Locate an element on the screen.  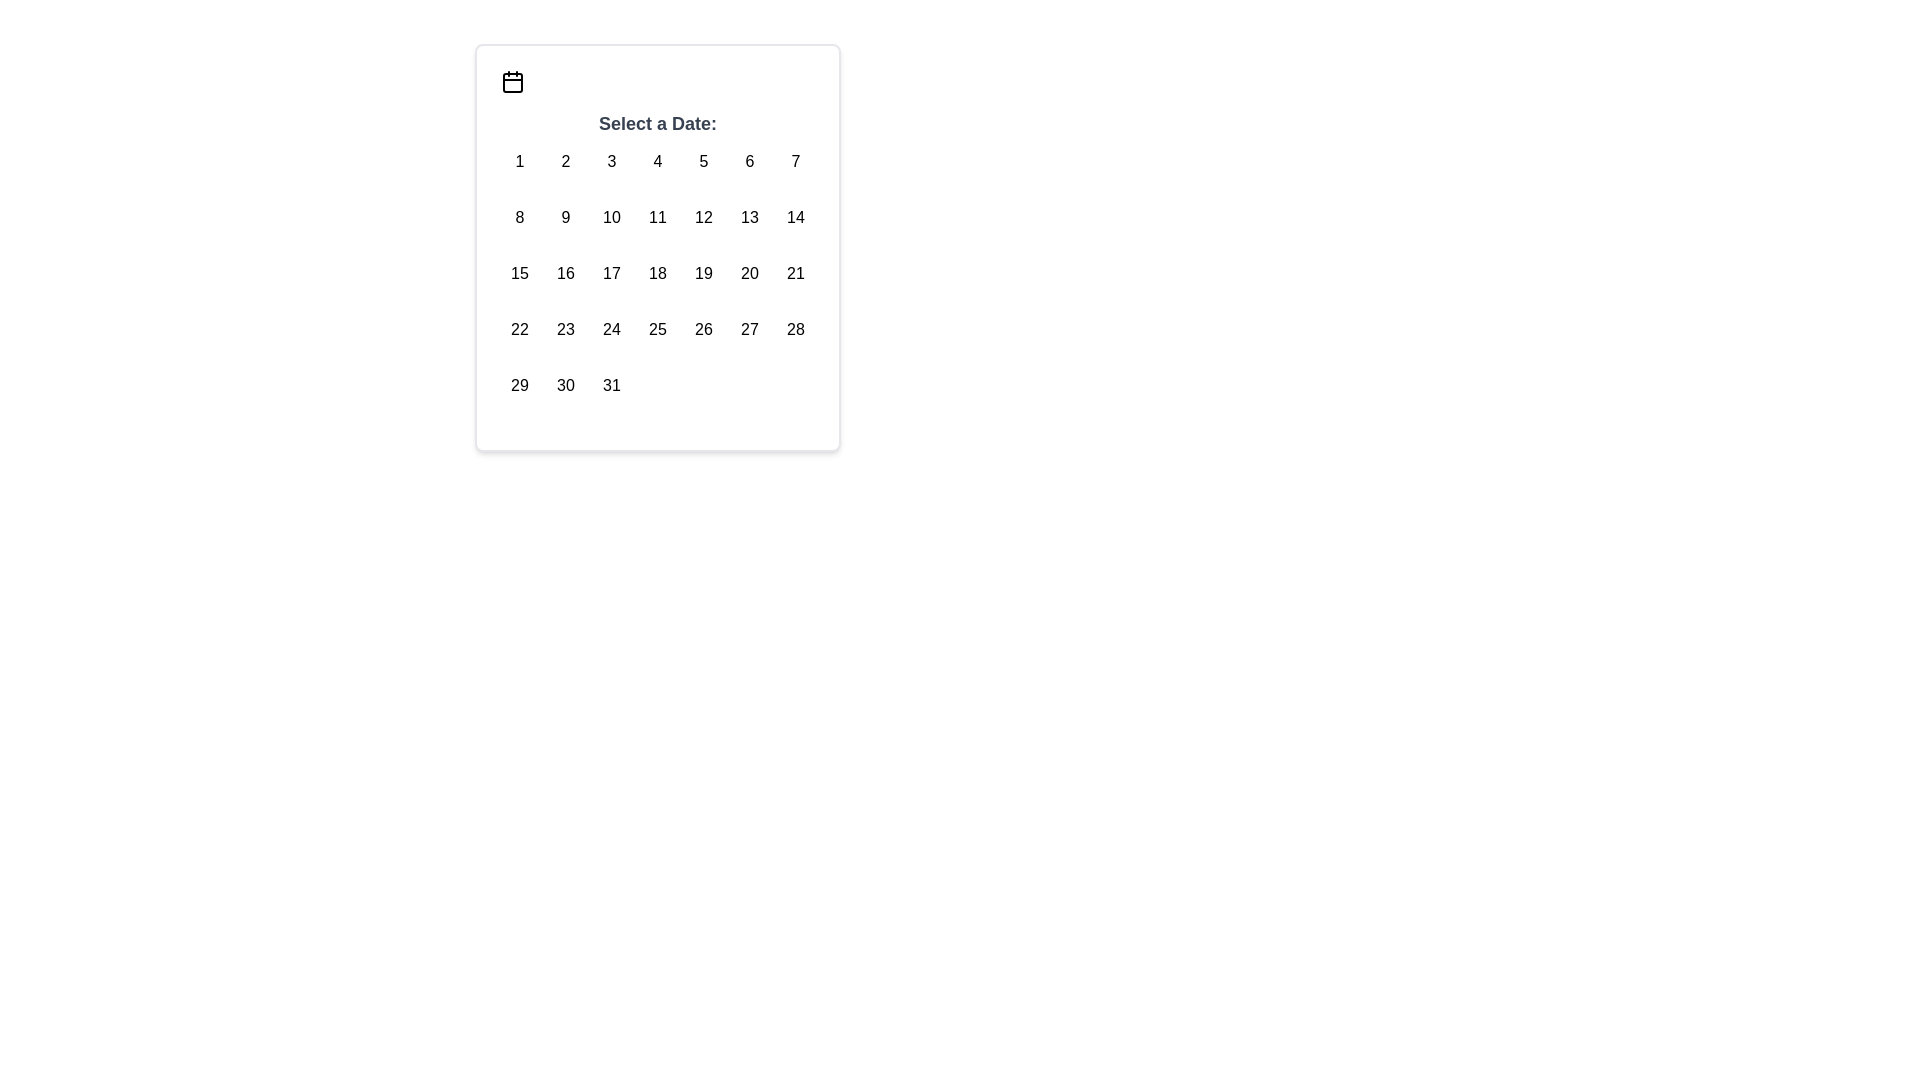
the circular button containing the number '13' is located at coordinates (748, 218).